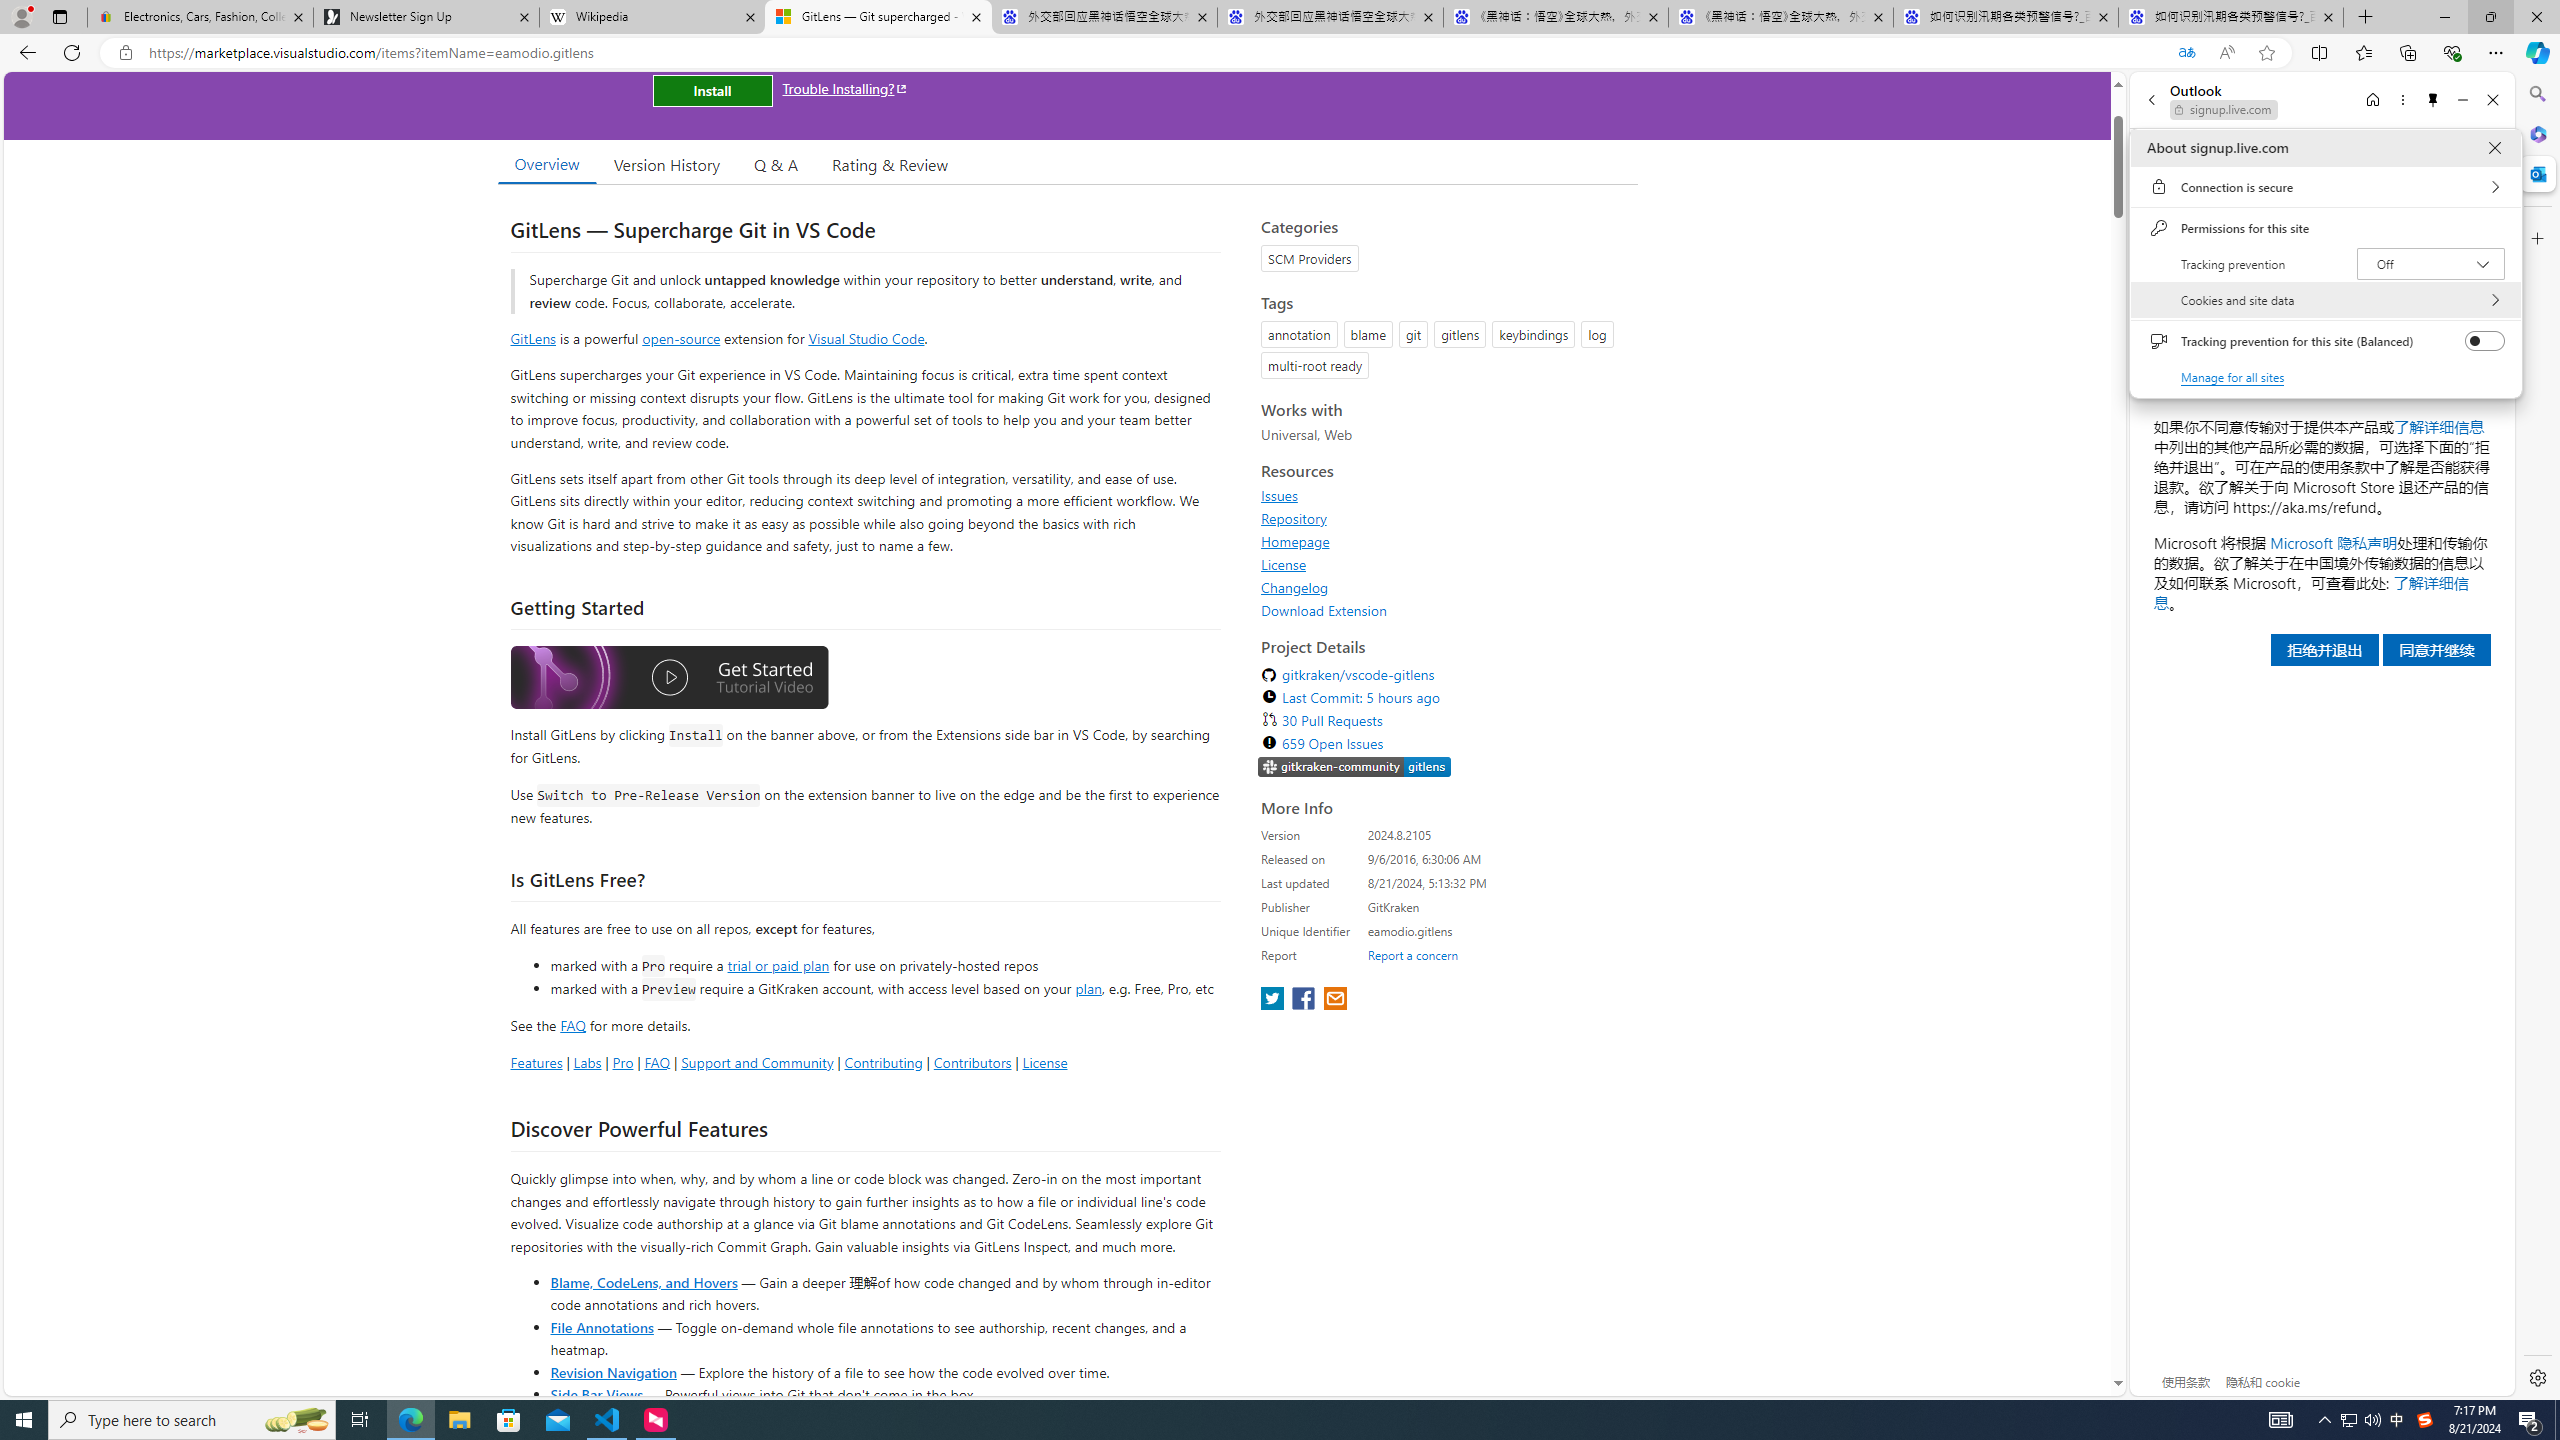  What do you see at coordinates (2324, 185) in the screenshot?
I see `'Connection is secure'` at bounding box center [2324, 185].